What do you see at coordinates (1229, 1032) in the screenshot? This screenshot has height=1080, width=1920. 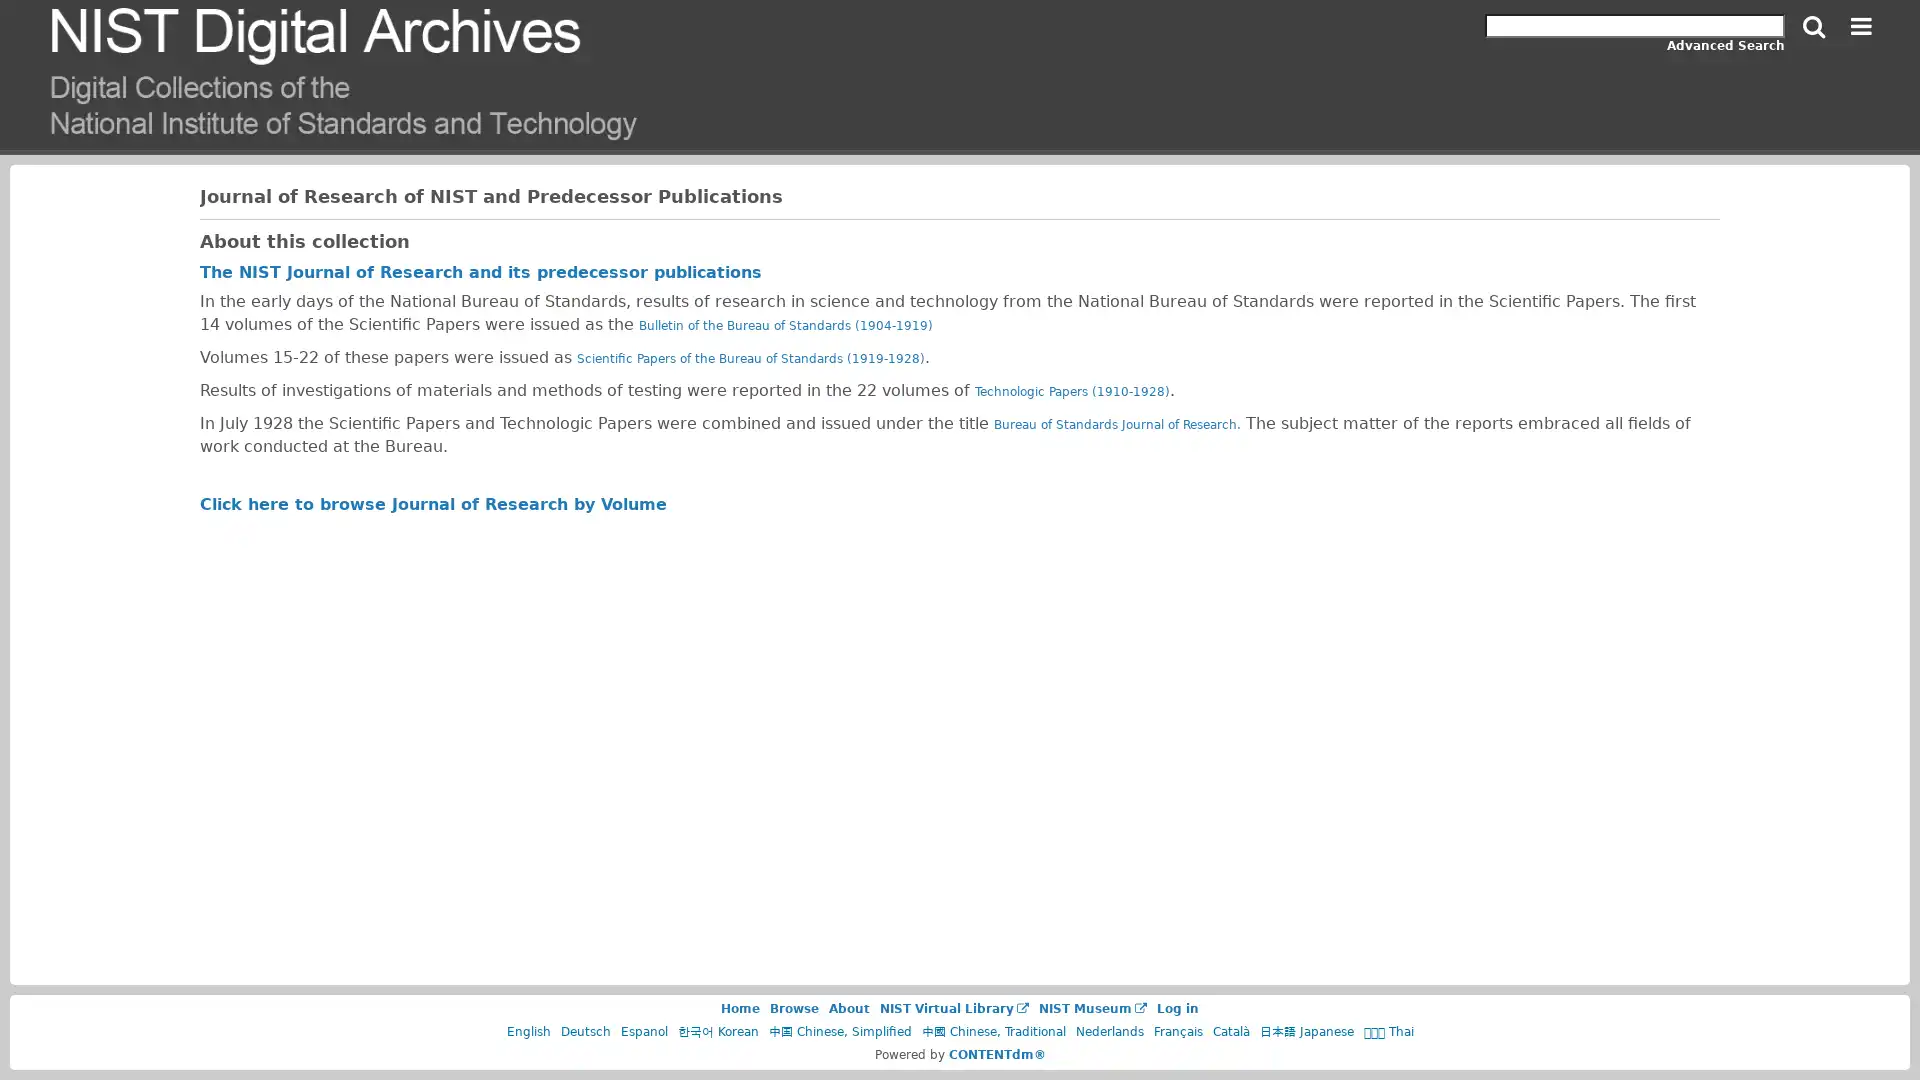 I see `Catala` at bounding box center [1229, 1032].